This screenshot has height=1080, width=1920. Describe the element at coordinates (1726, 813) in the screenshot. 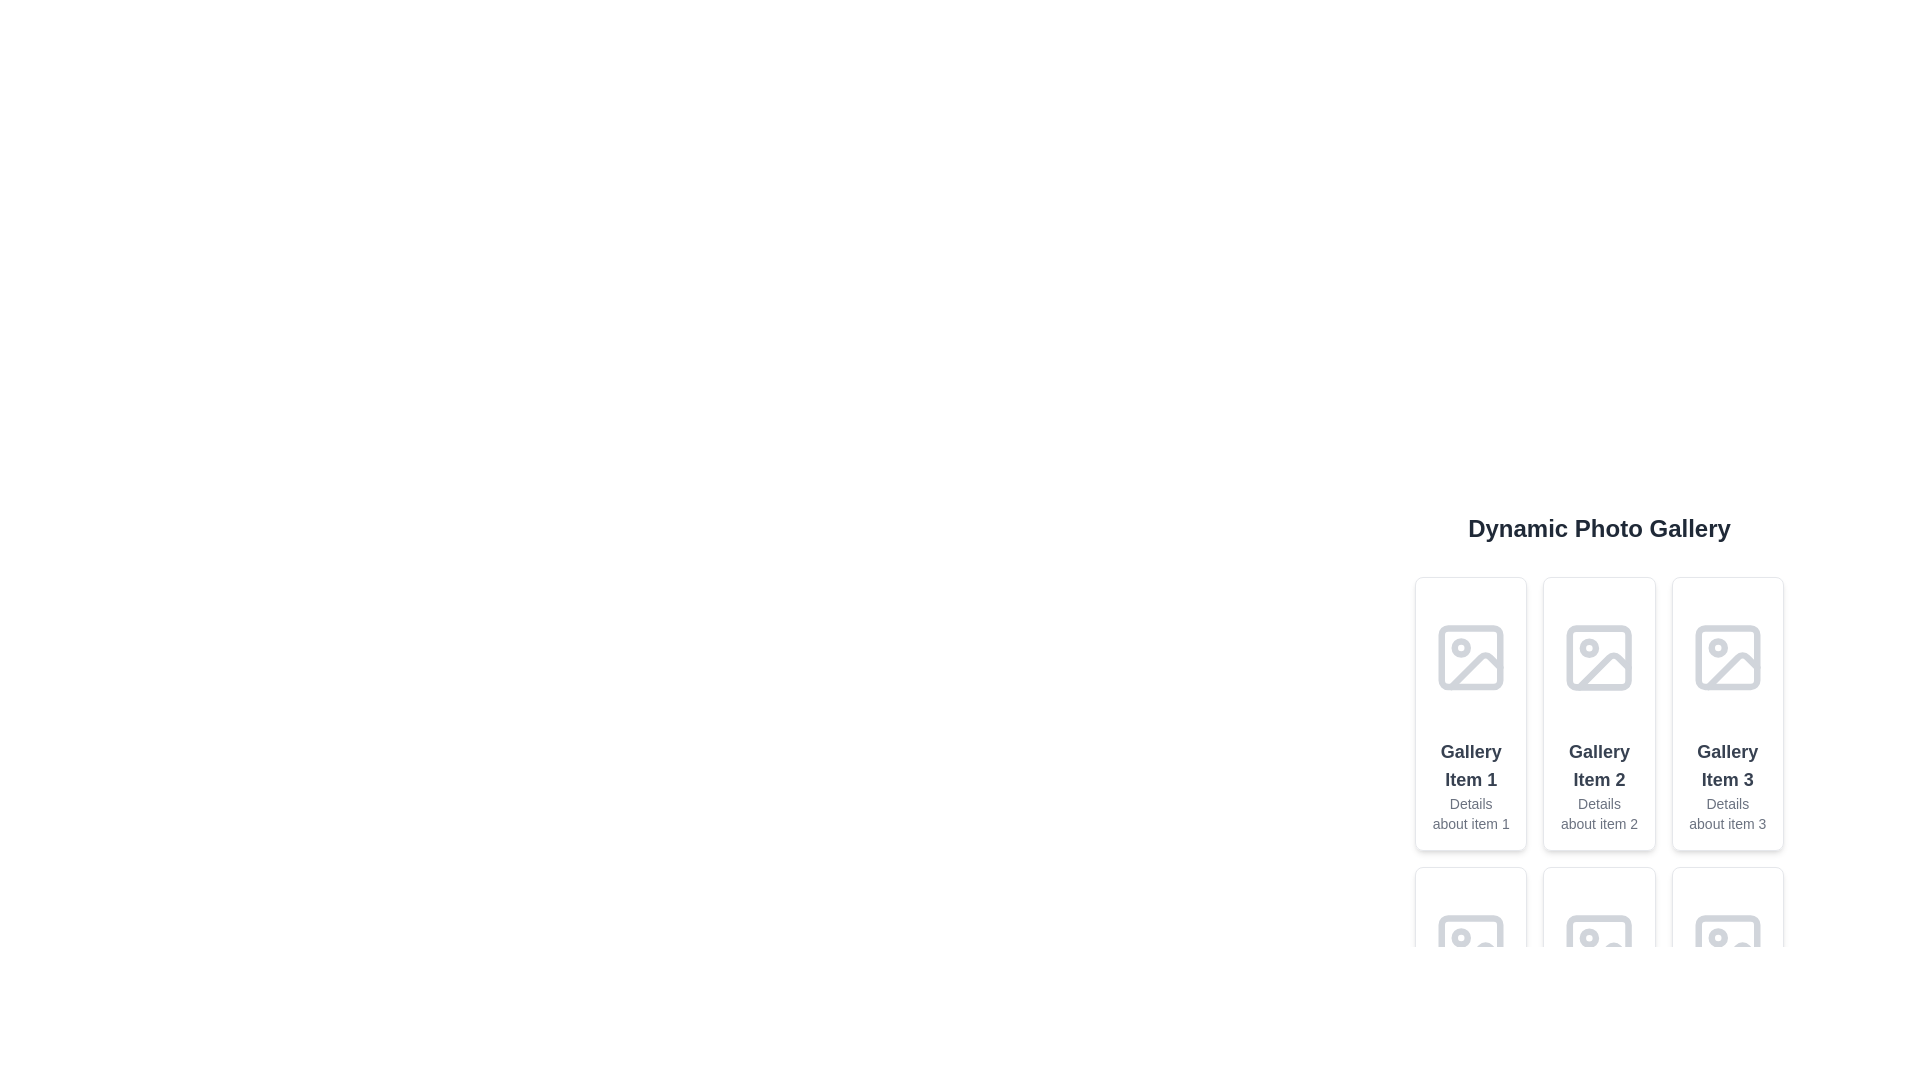

I see `the descriptive text label associated with 'Gallery Item 3', located at the bottom of the card layout under the title` at that location.